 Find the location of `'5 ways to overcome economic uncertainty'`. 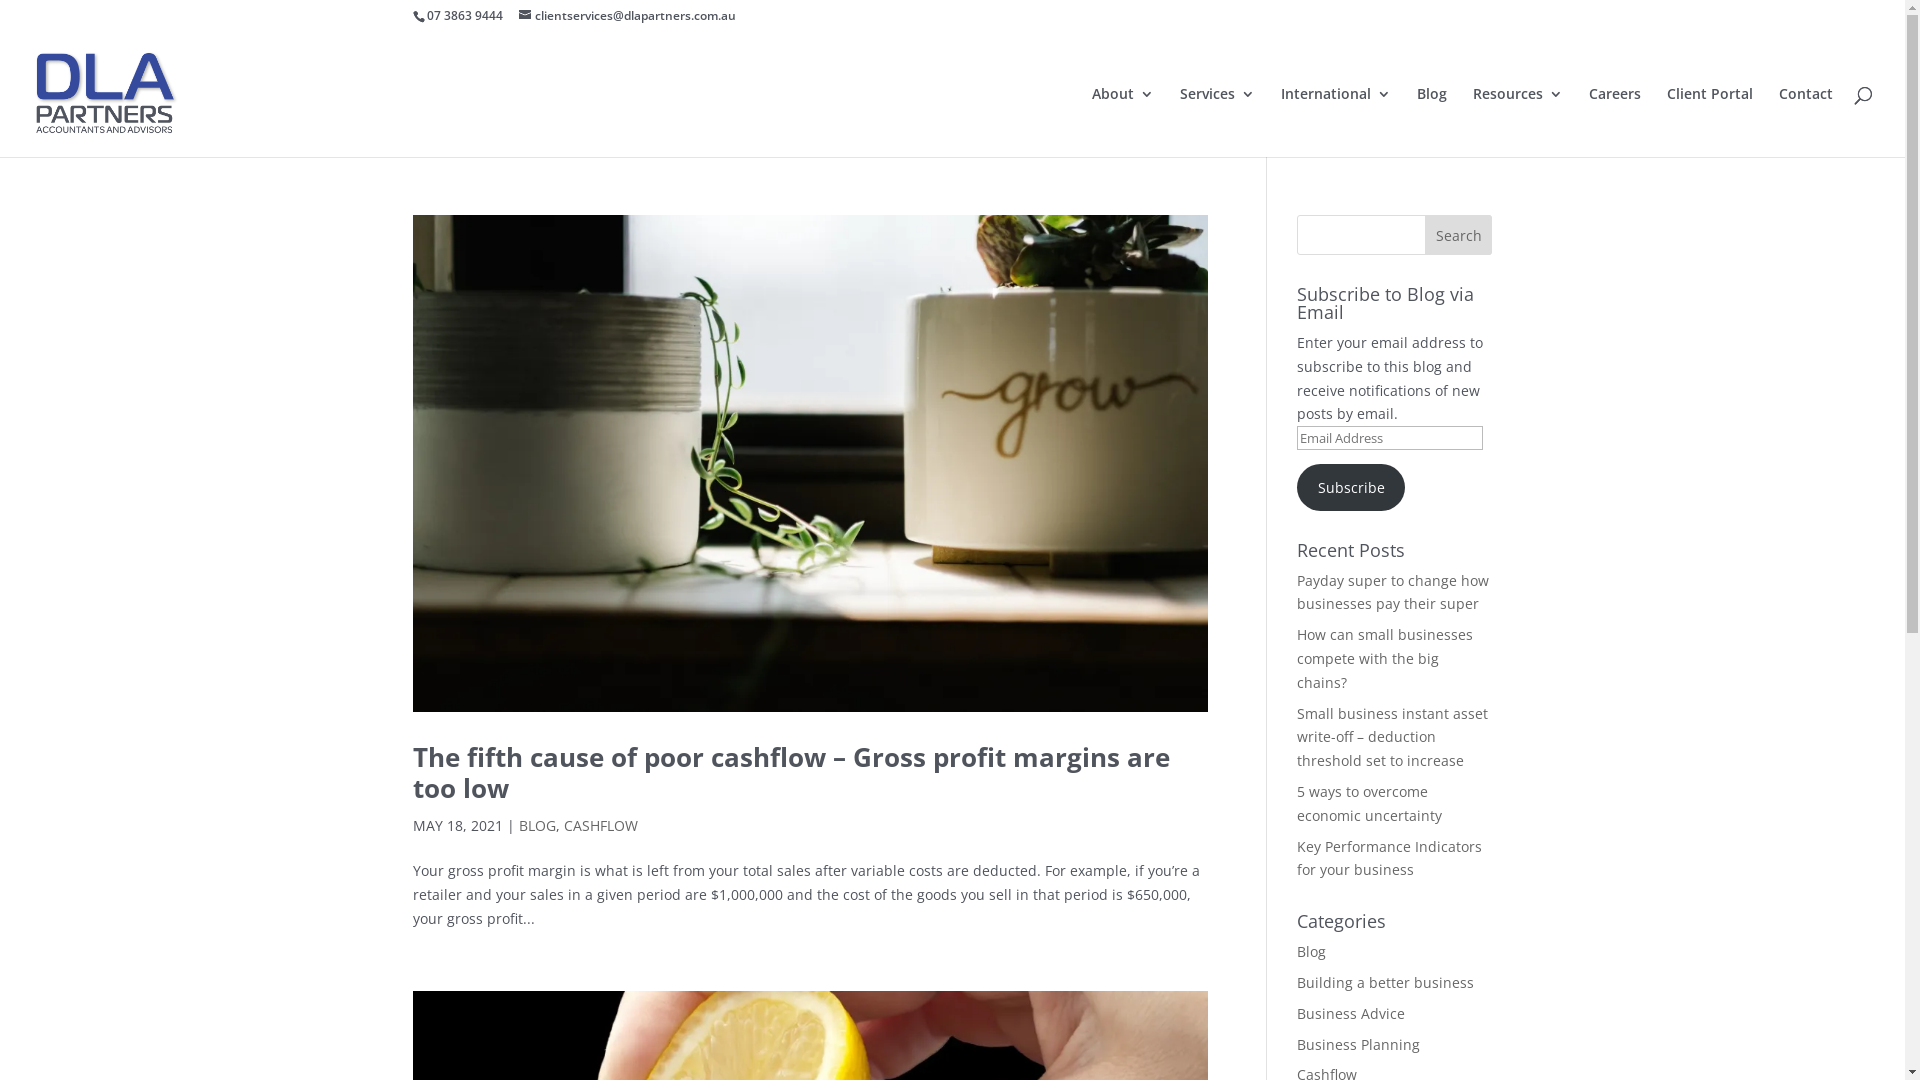

'5 ways to overcome economic uncertainty' is located at coordinates (1368, 802).